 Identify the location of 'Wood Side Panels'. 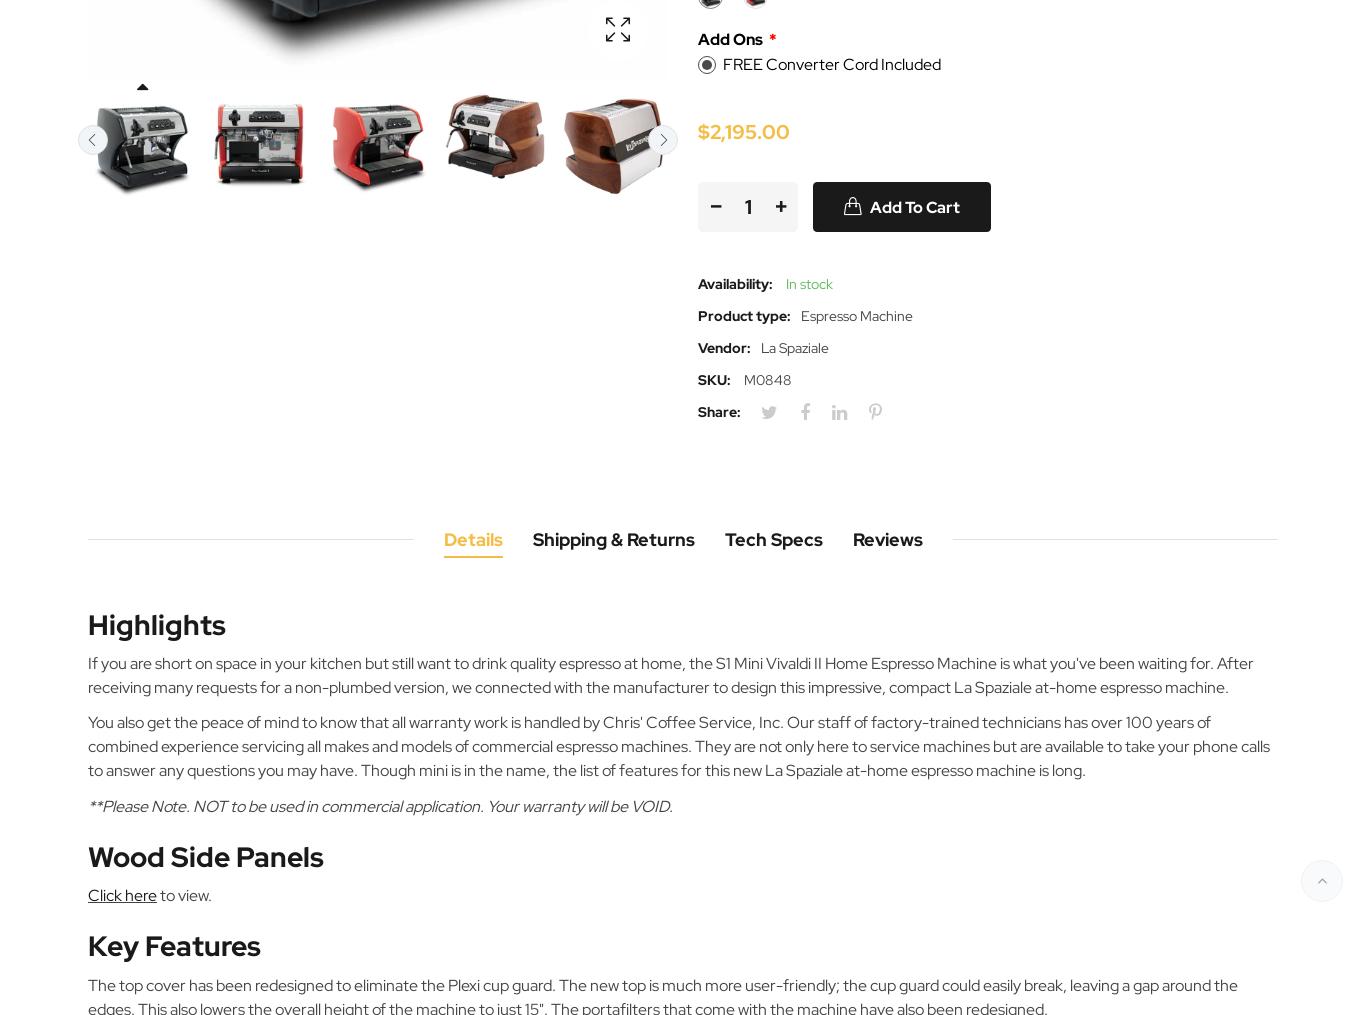
(87, 855).